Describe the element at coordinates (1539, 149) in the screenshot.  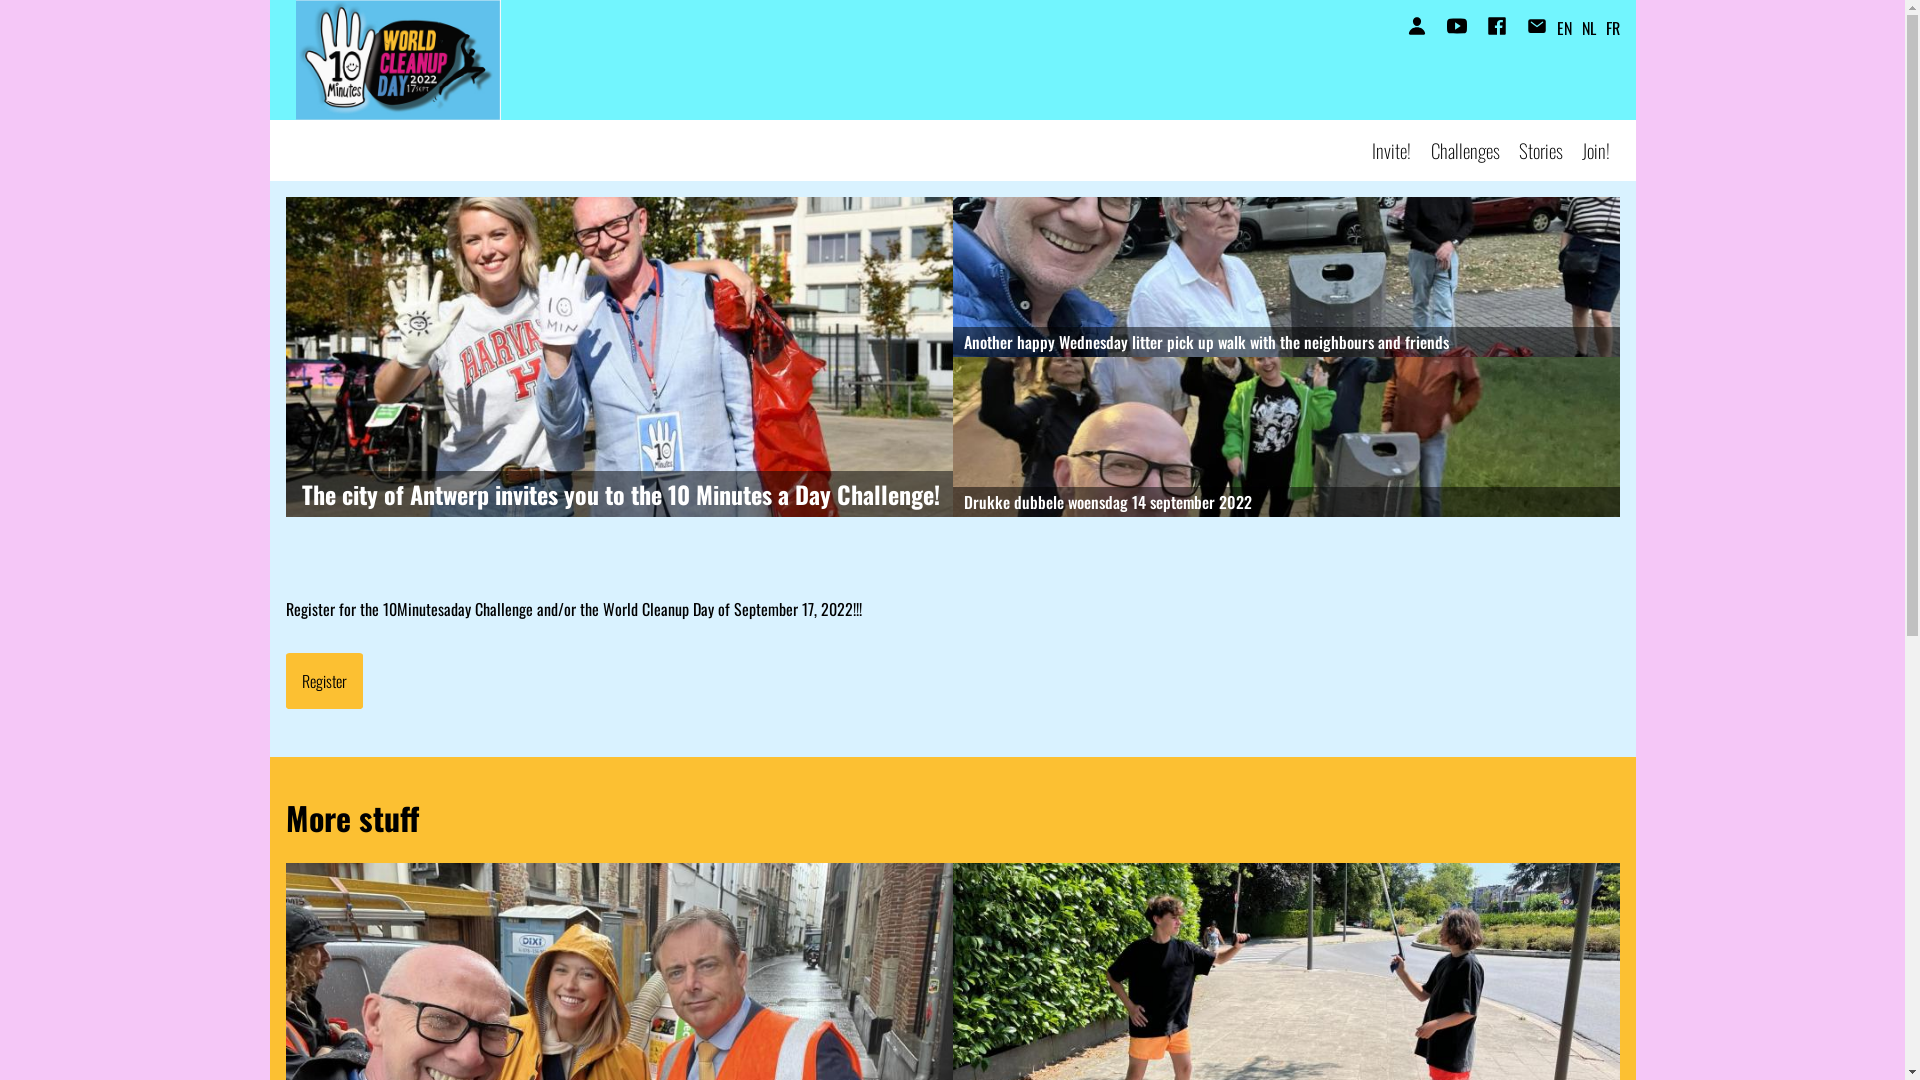
I see `'Stories'` at that location.